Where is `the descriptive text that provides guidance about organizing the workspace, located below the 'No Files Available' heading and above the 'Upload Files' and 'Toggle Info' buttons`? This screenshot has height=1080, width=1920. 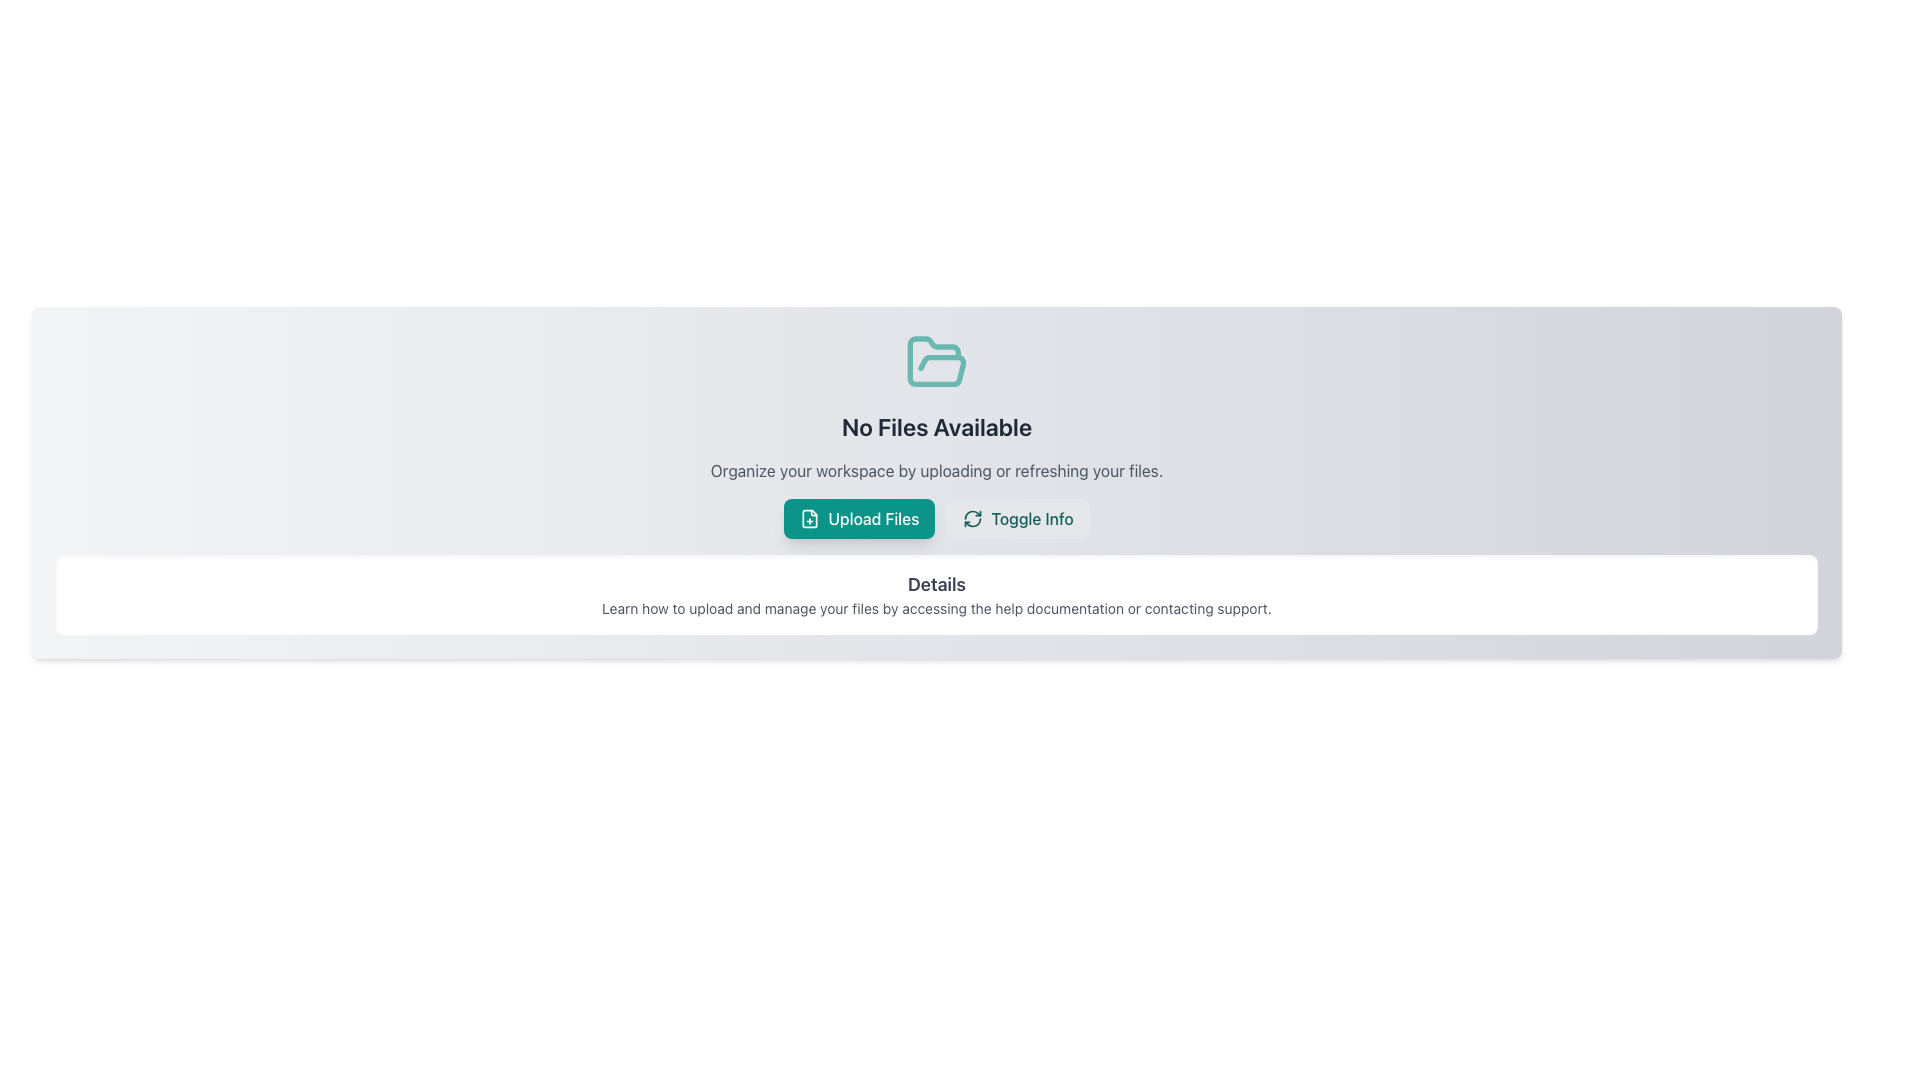 the descriptive text that provides guidance about organizing the workspace, located below the 'No Files Available' heading and above the 'Upload Files' and 'Toggle Info' buttons is located at coordinates (935, 470).